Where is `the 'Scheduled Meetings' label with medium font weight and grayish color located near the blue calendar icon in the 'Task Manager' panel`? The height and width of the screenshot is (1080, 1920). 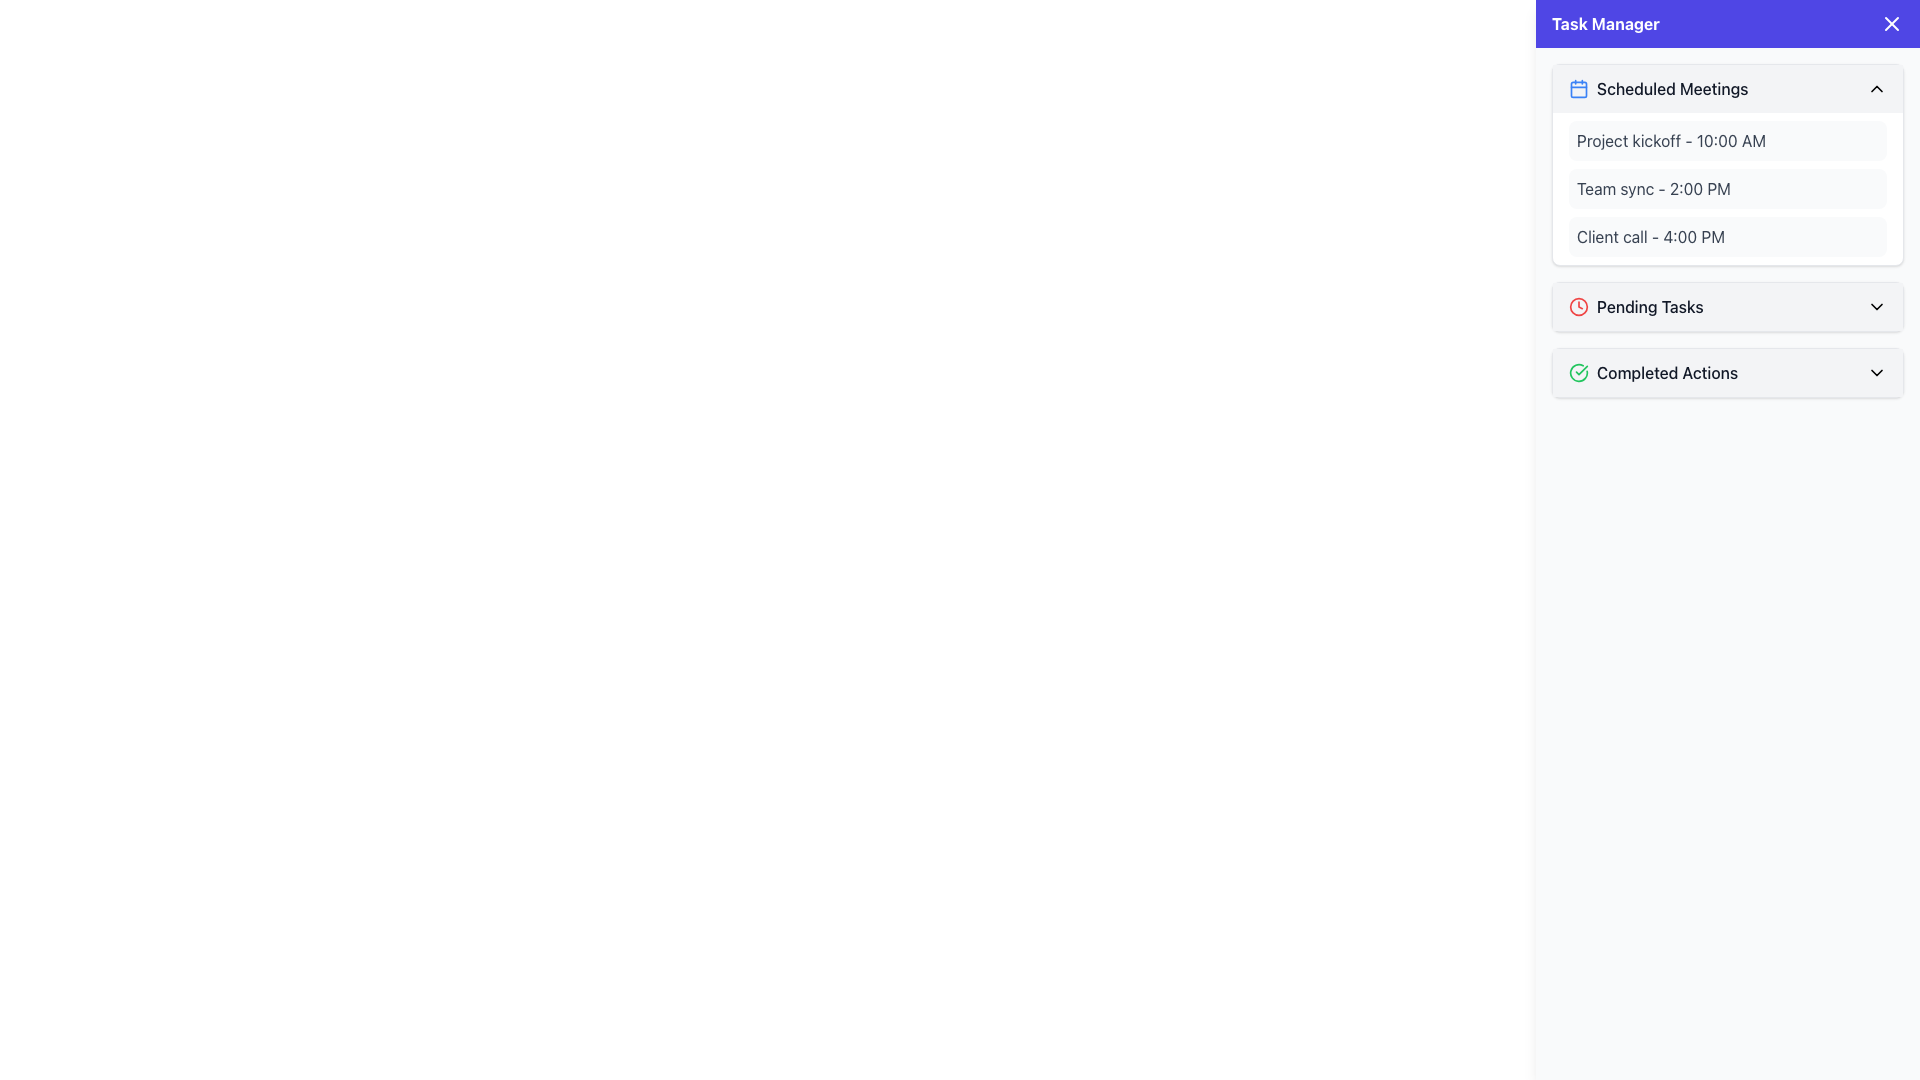 the 'Scheduled Meetings' label with medium font weight and grayish color located near the blue calendar icon in the 'Task Manager' panel is located at coordinates (1672, 87).